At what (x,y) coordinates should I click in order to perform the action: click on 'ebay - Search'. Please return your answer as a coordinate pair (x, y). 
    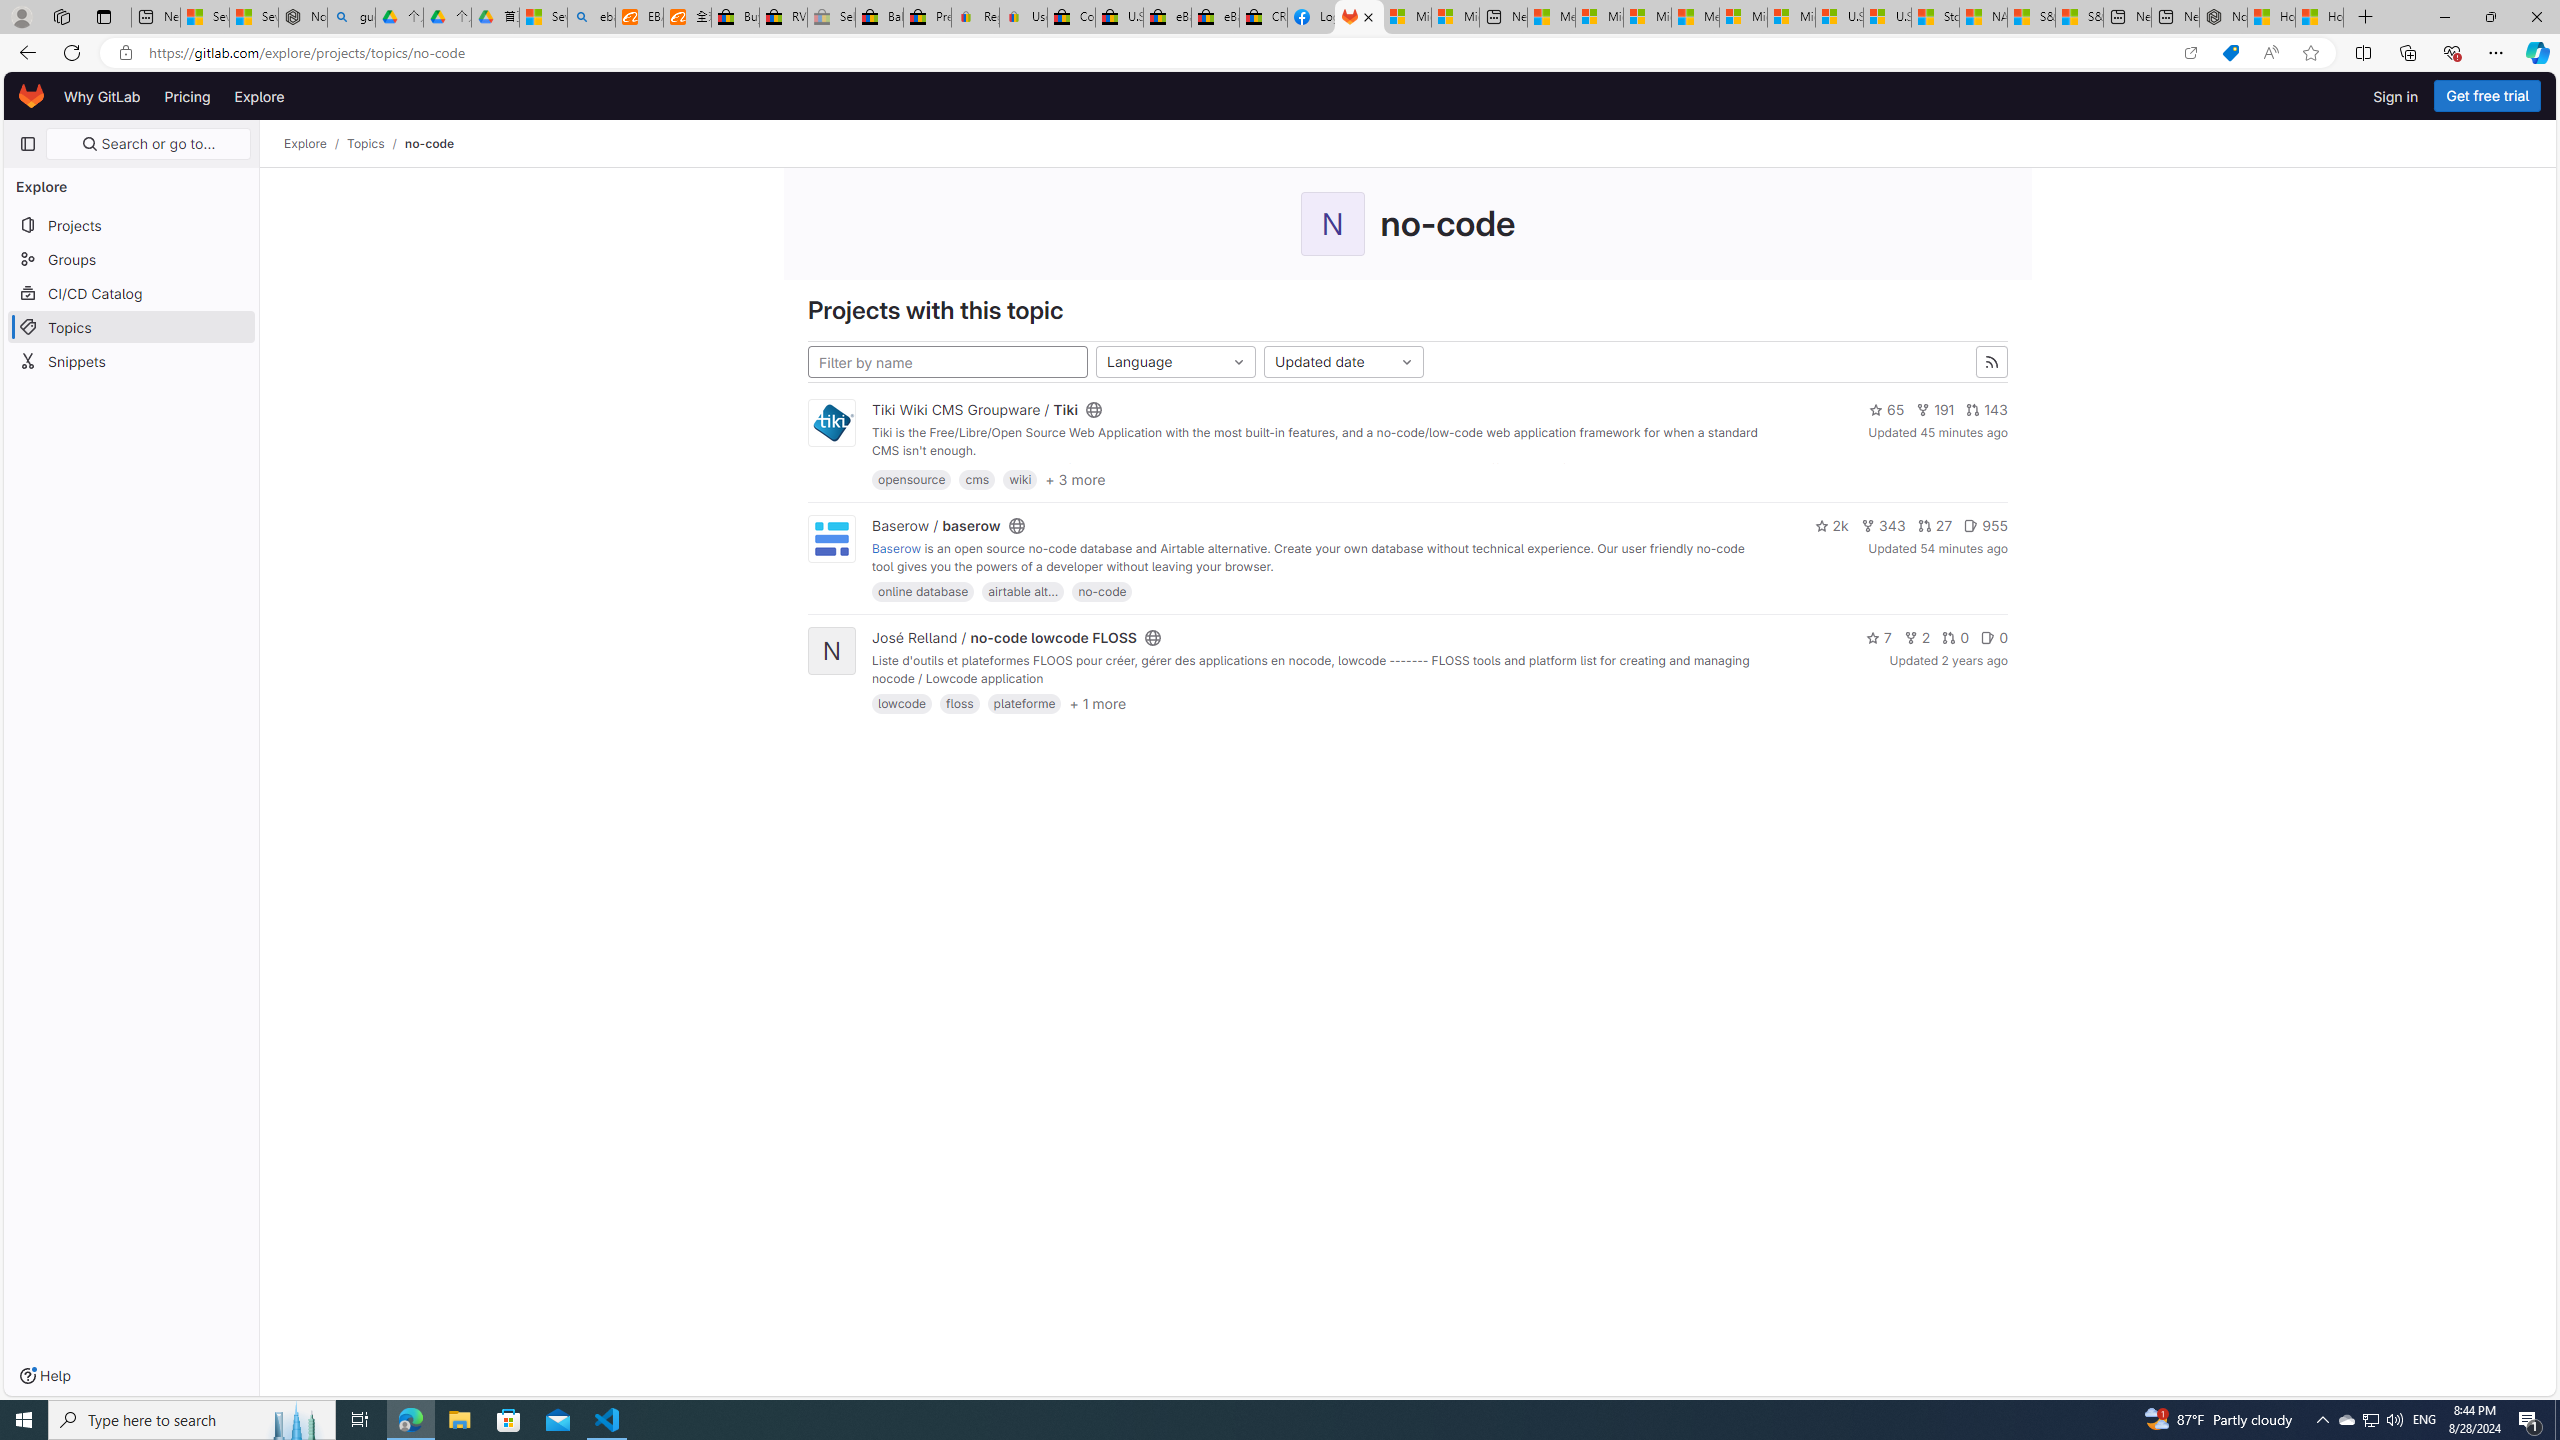
    Looking at the image, I should click on (591, 16).